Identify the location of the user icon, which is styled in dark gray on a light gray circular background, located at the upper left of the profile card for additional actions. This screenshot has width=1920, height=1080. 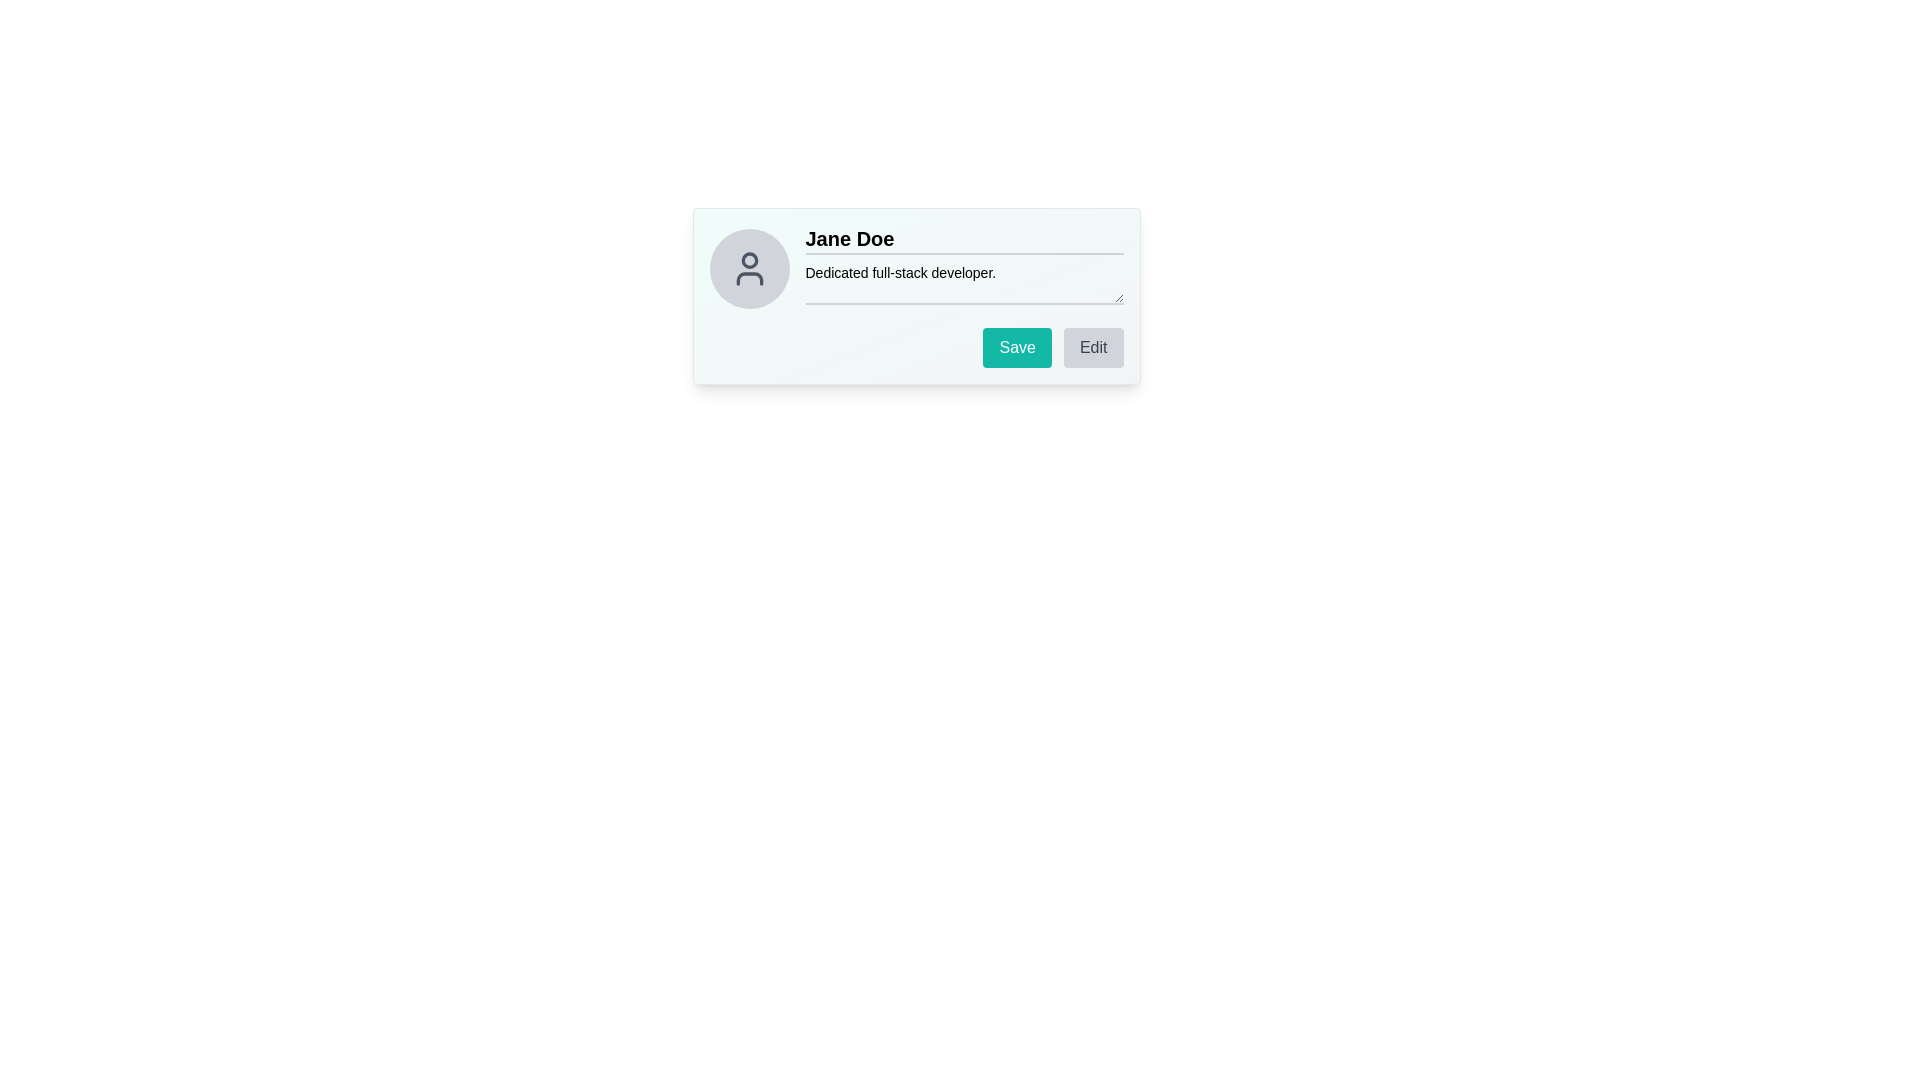
(748, 267).